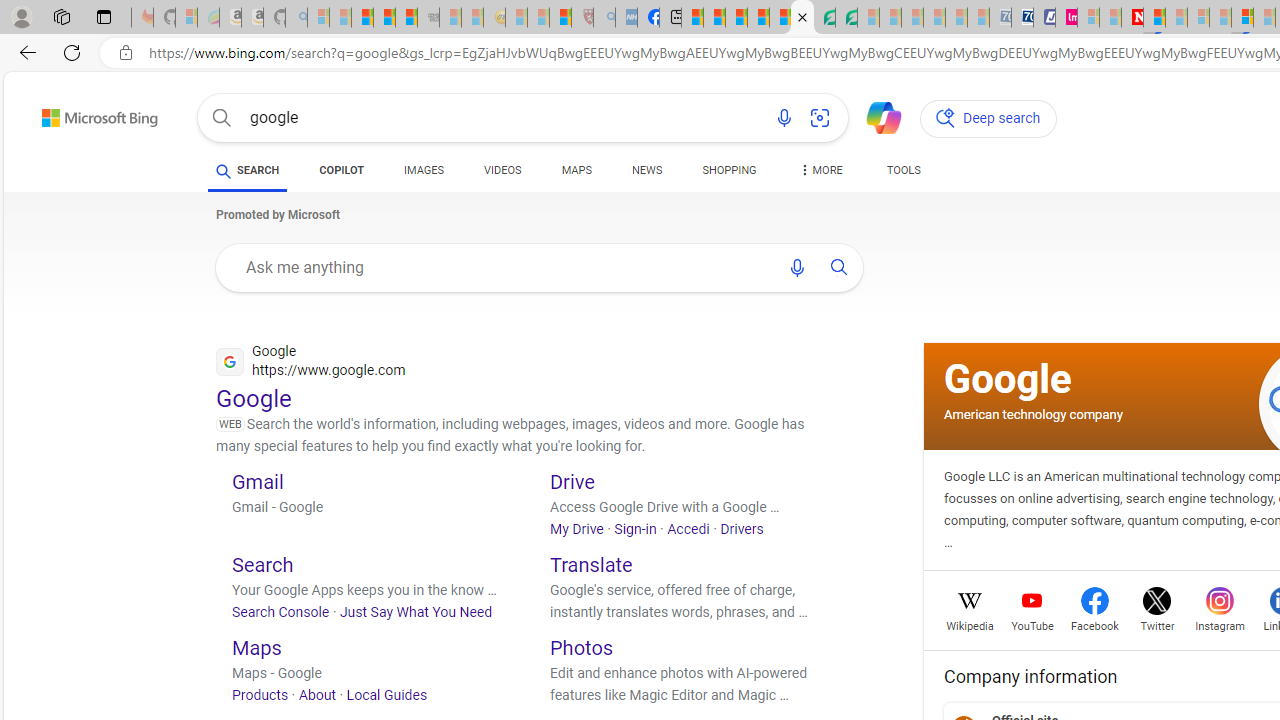 The height and width of the screenshot is (720, 1280). What do you see at coordinates (819, 170) in the screenshot?
I see `'Dropdown Menu'` at bounding box center [819, 170].